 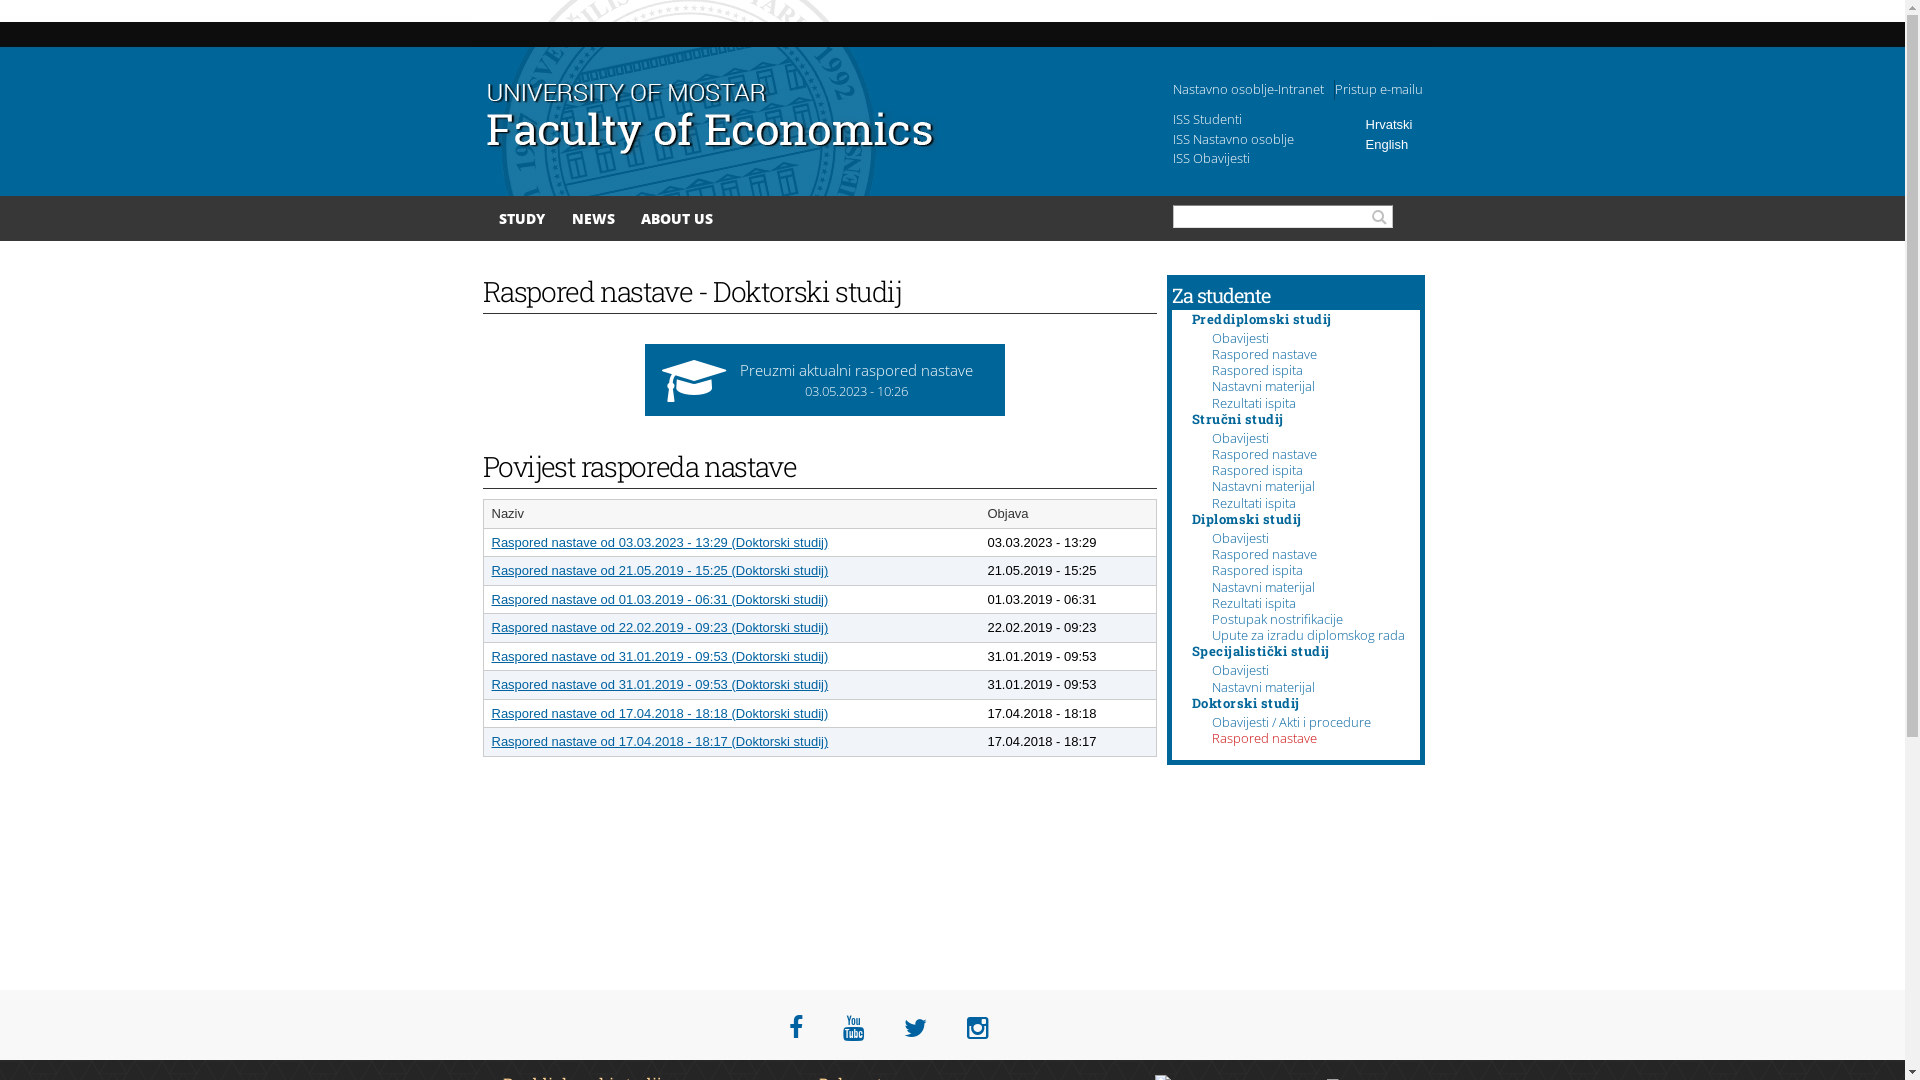 What do you see at coordinates (1376, 87) in the screenshot?
I see `'Pristup e-mailu'` at bounding box center [1376, 87].